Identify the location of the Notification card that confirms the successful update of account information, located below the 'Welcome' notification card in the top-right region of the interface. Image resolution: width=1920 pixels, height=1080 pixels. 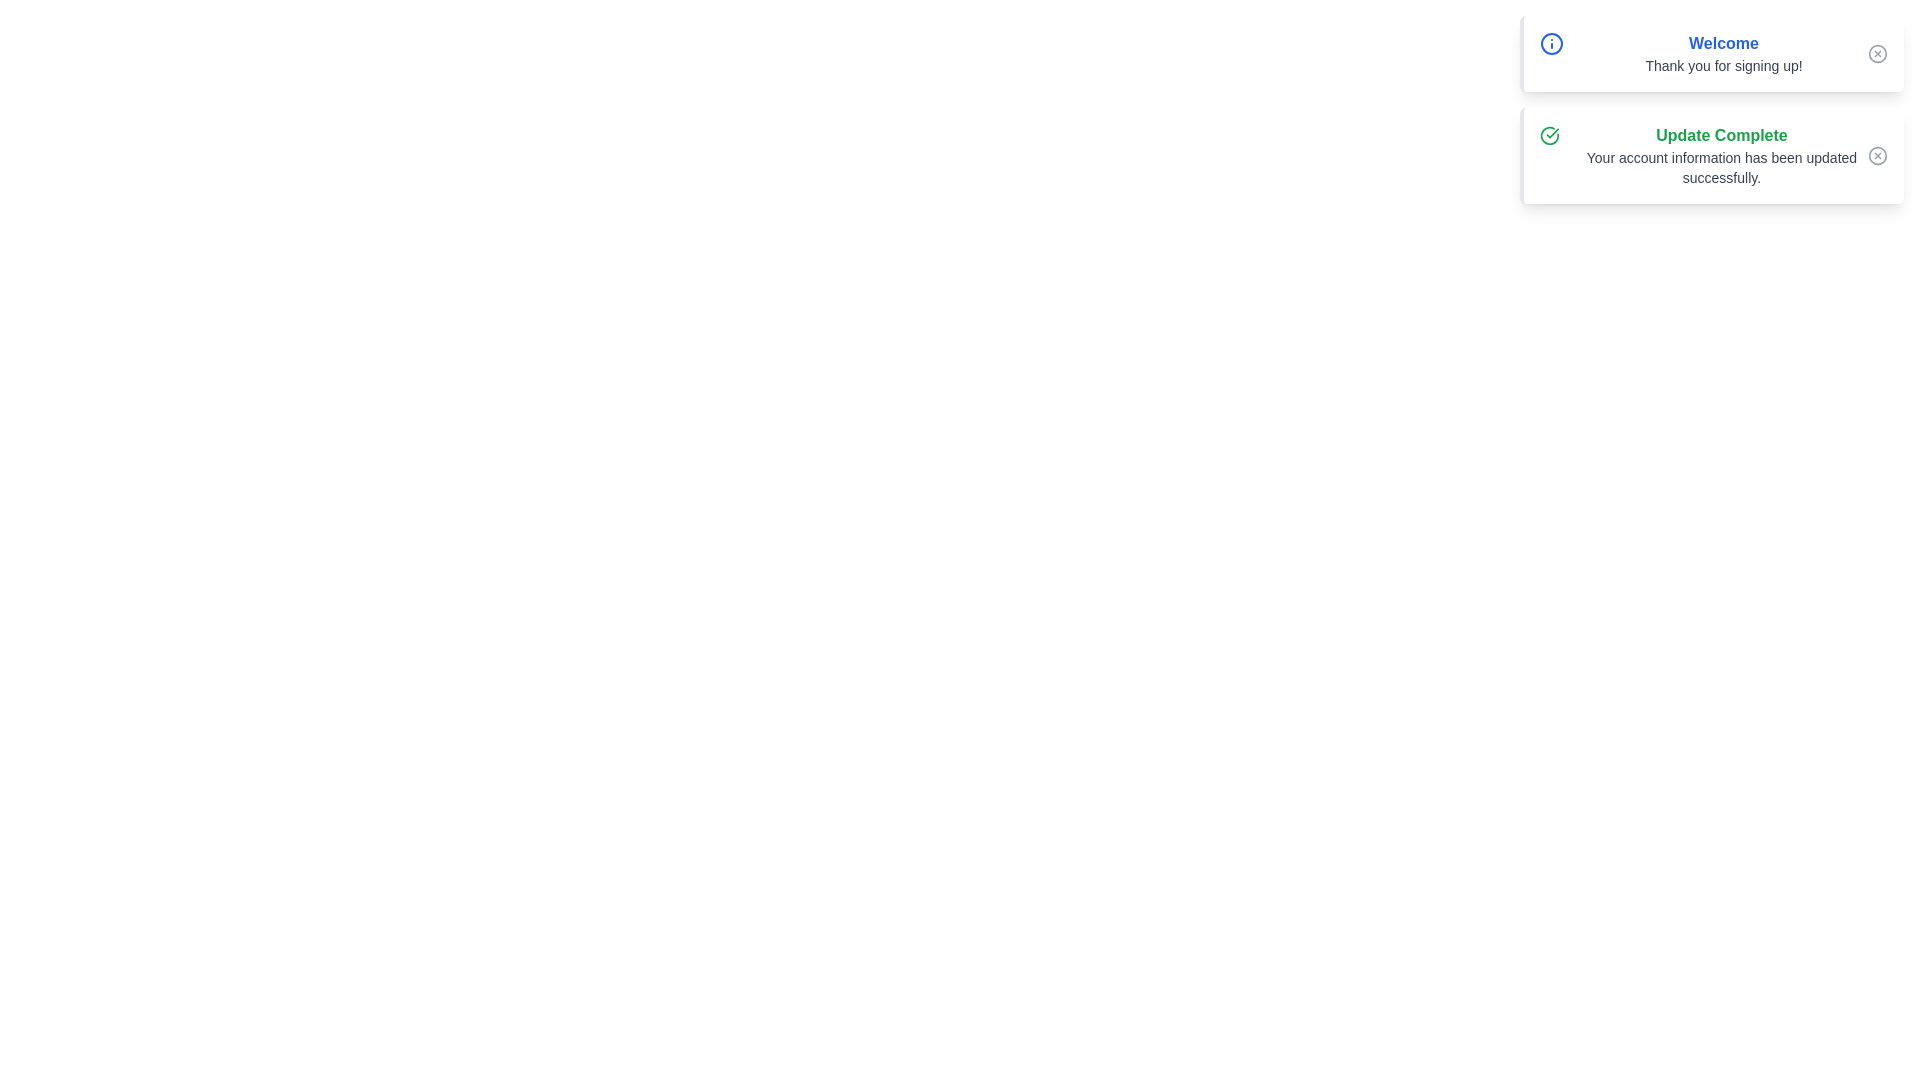
(1711, 154).